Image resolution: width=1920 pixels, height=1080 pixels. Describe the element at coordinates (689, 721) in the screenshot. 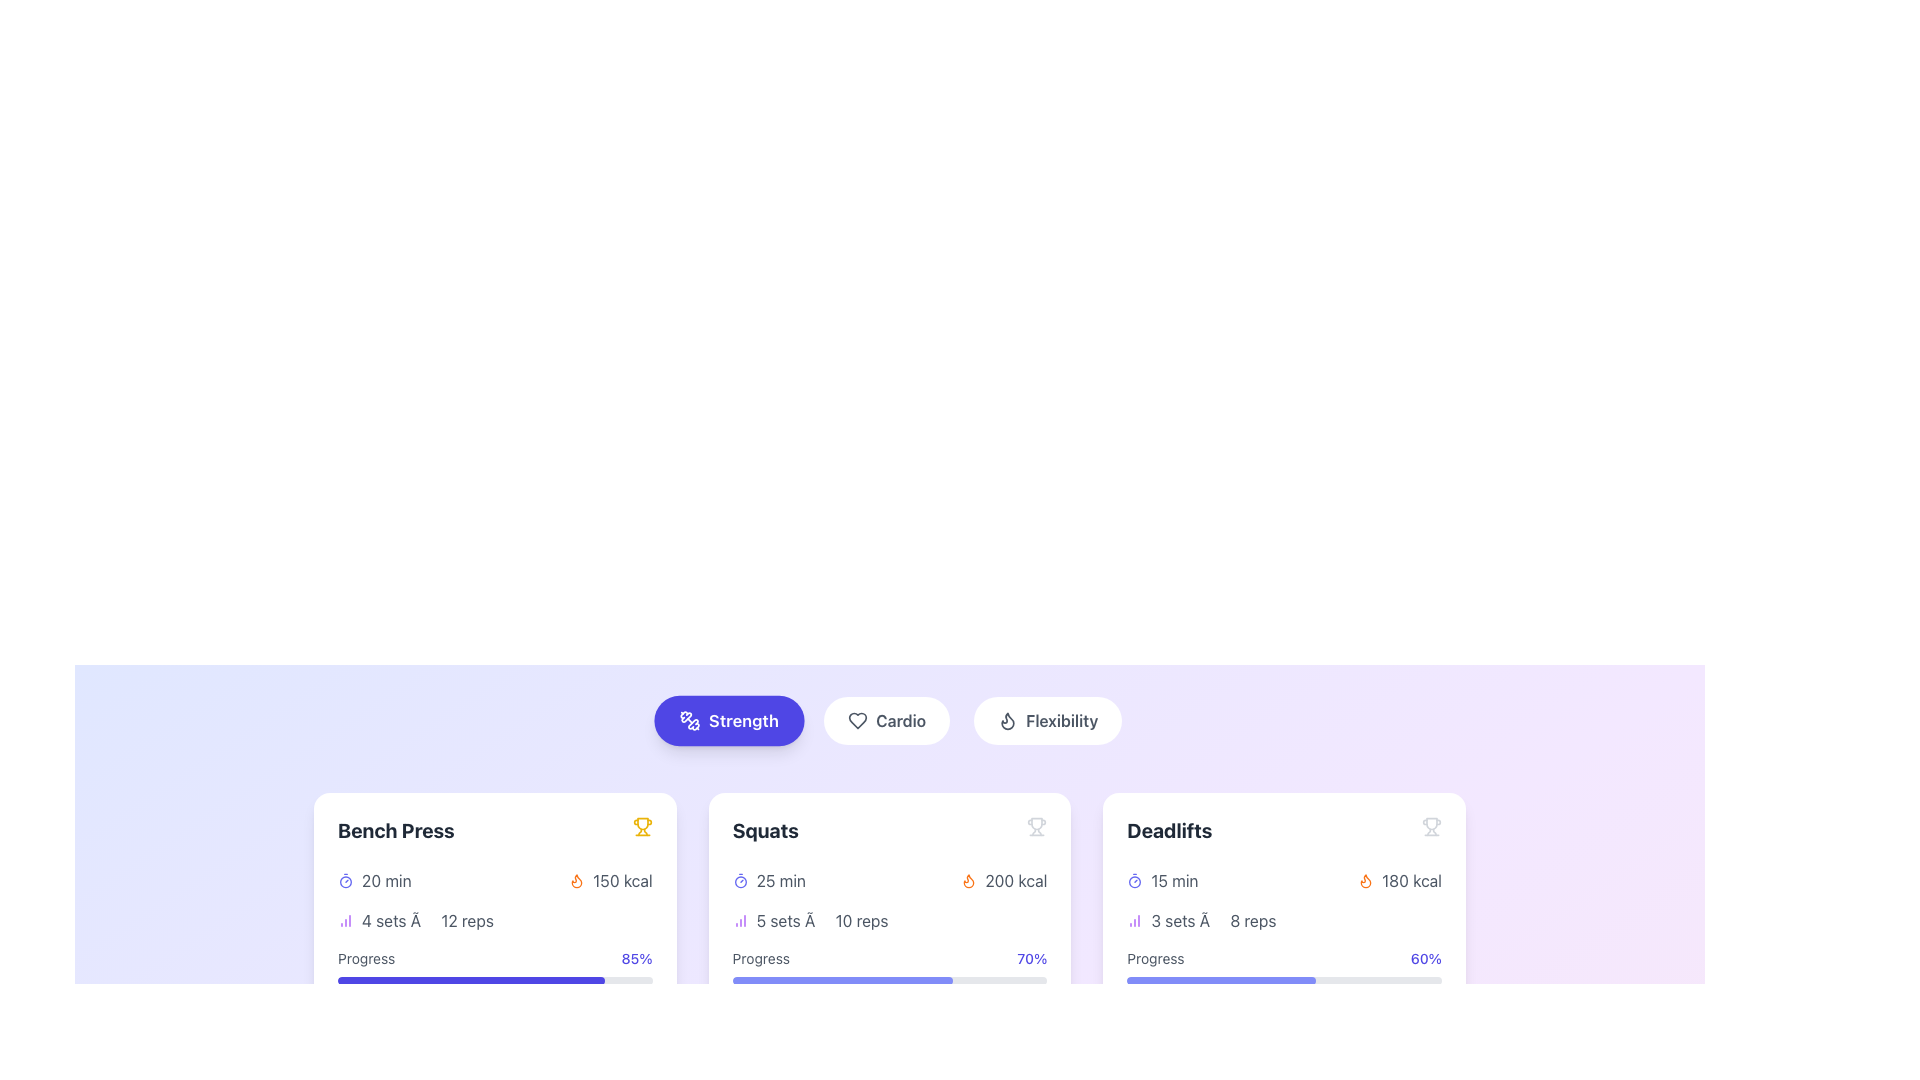

I see `the small dumbbell icon styled with a minimalist design, which is located within the purple button labeled 'Strength.'` at that location.